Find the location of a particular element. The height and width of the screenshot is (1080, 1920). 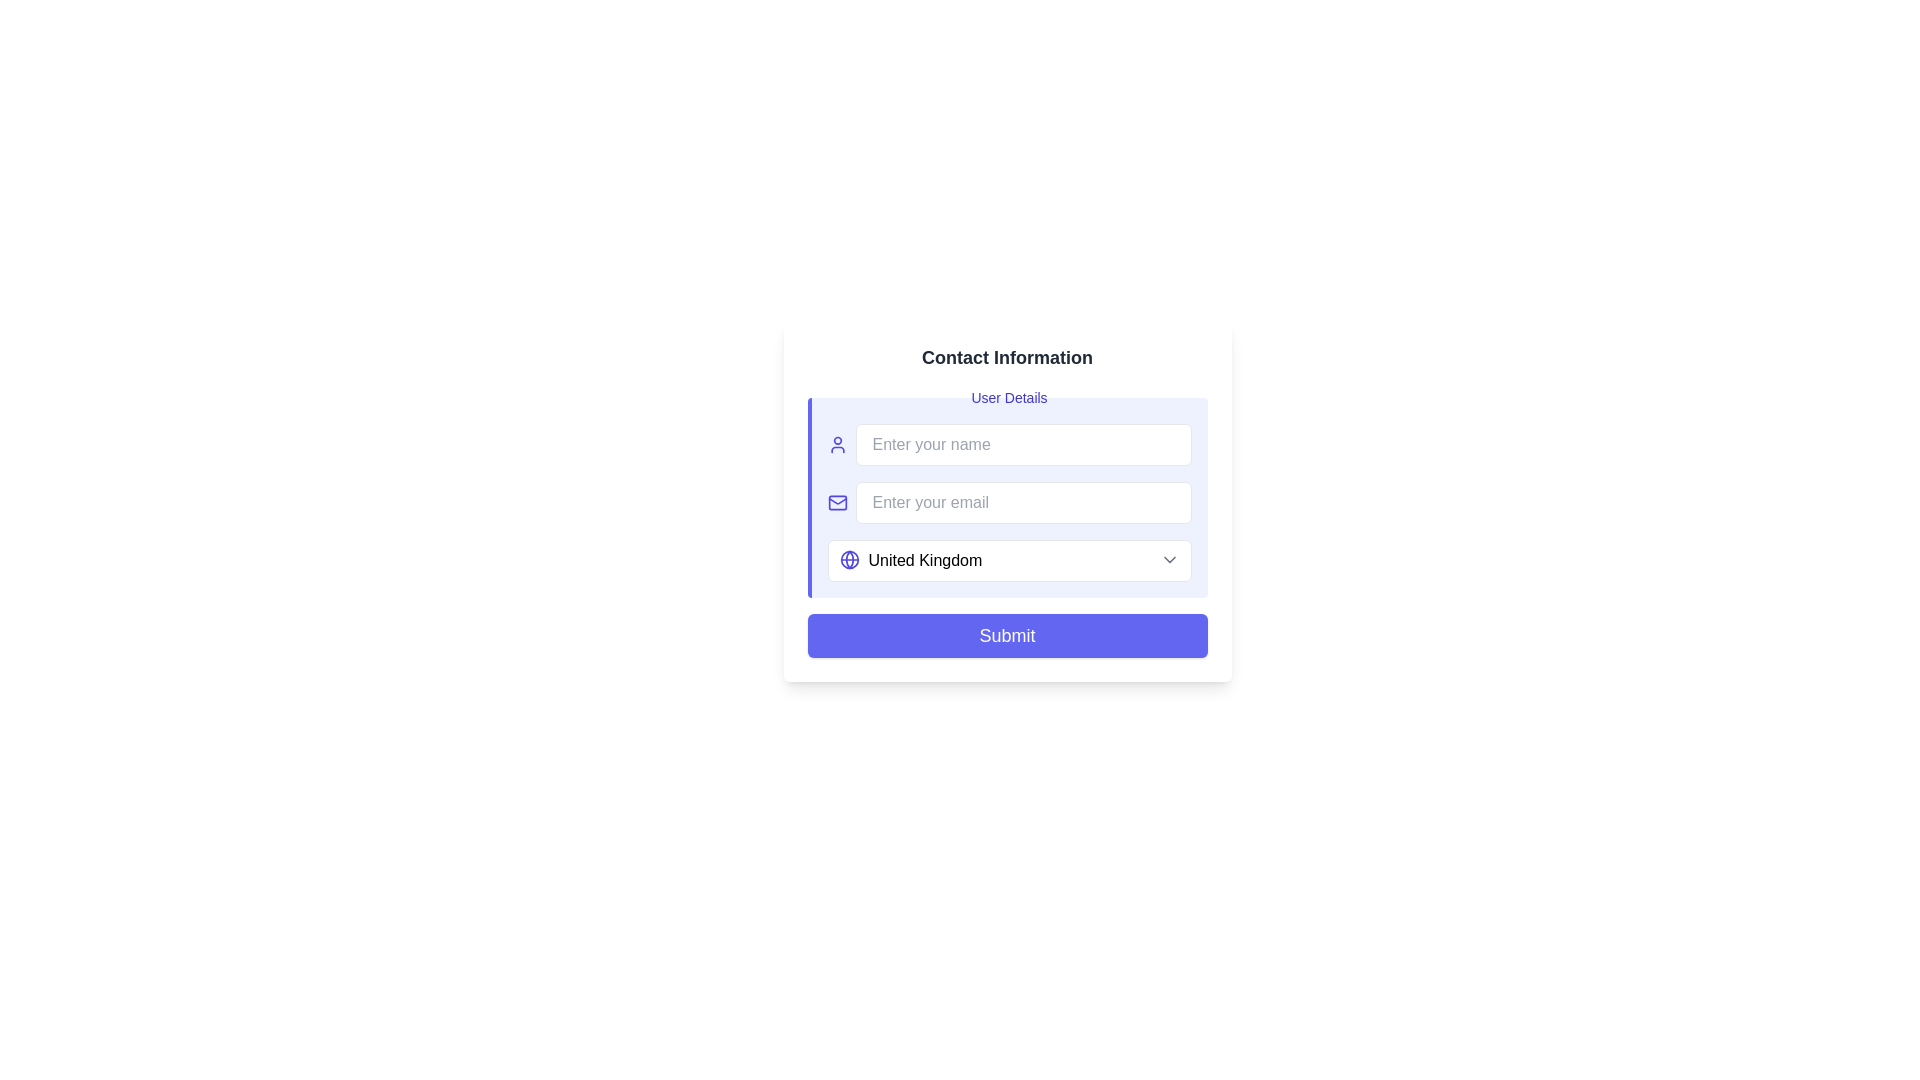

the decorative icon that visually represents the email input field in the 'Contact Information' form is located at coordinates (837, 501).